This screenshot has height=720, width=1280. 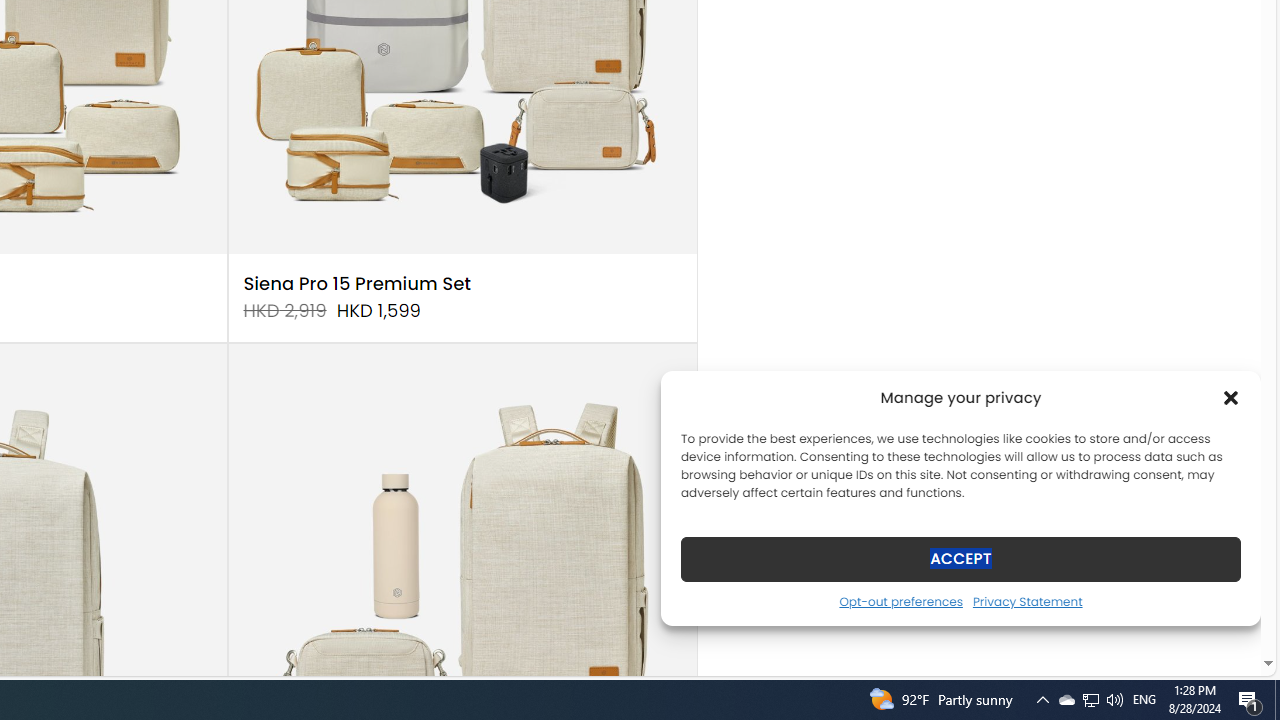 What do you see at coordinates (1230, 397) in the screenshot?
I see `'Class: cmplz-close'` at bounding box center [1230, 397].